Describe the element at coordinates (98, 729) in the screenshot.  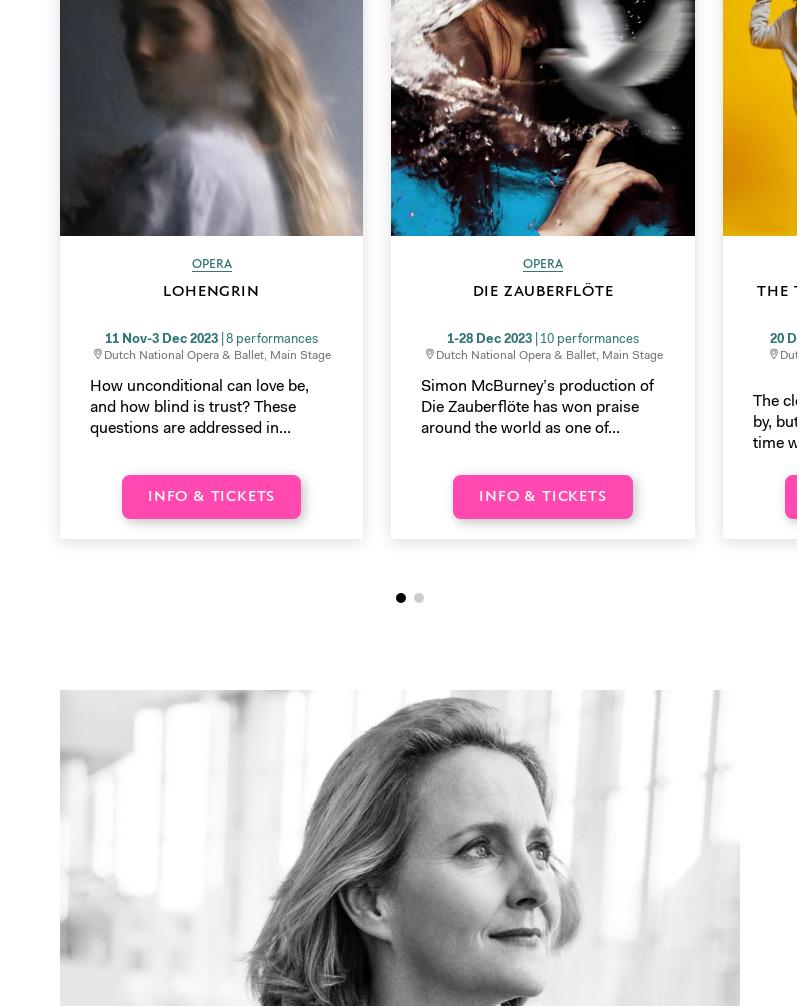
I see `'Newsletter'` at that location.